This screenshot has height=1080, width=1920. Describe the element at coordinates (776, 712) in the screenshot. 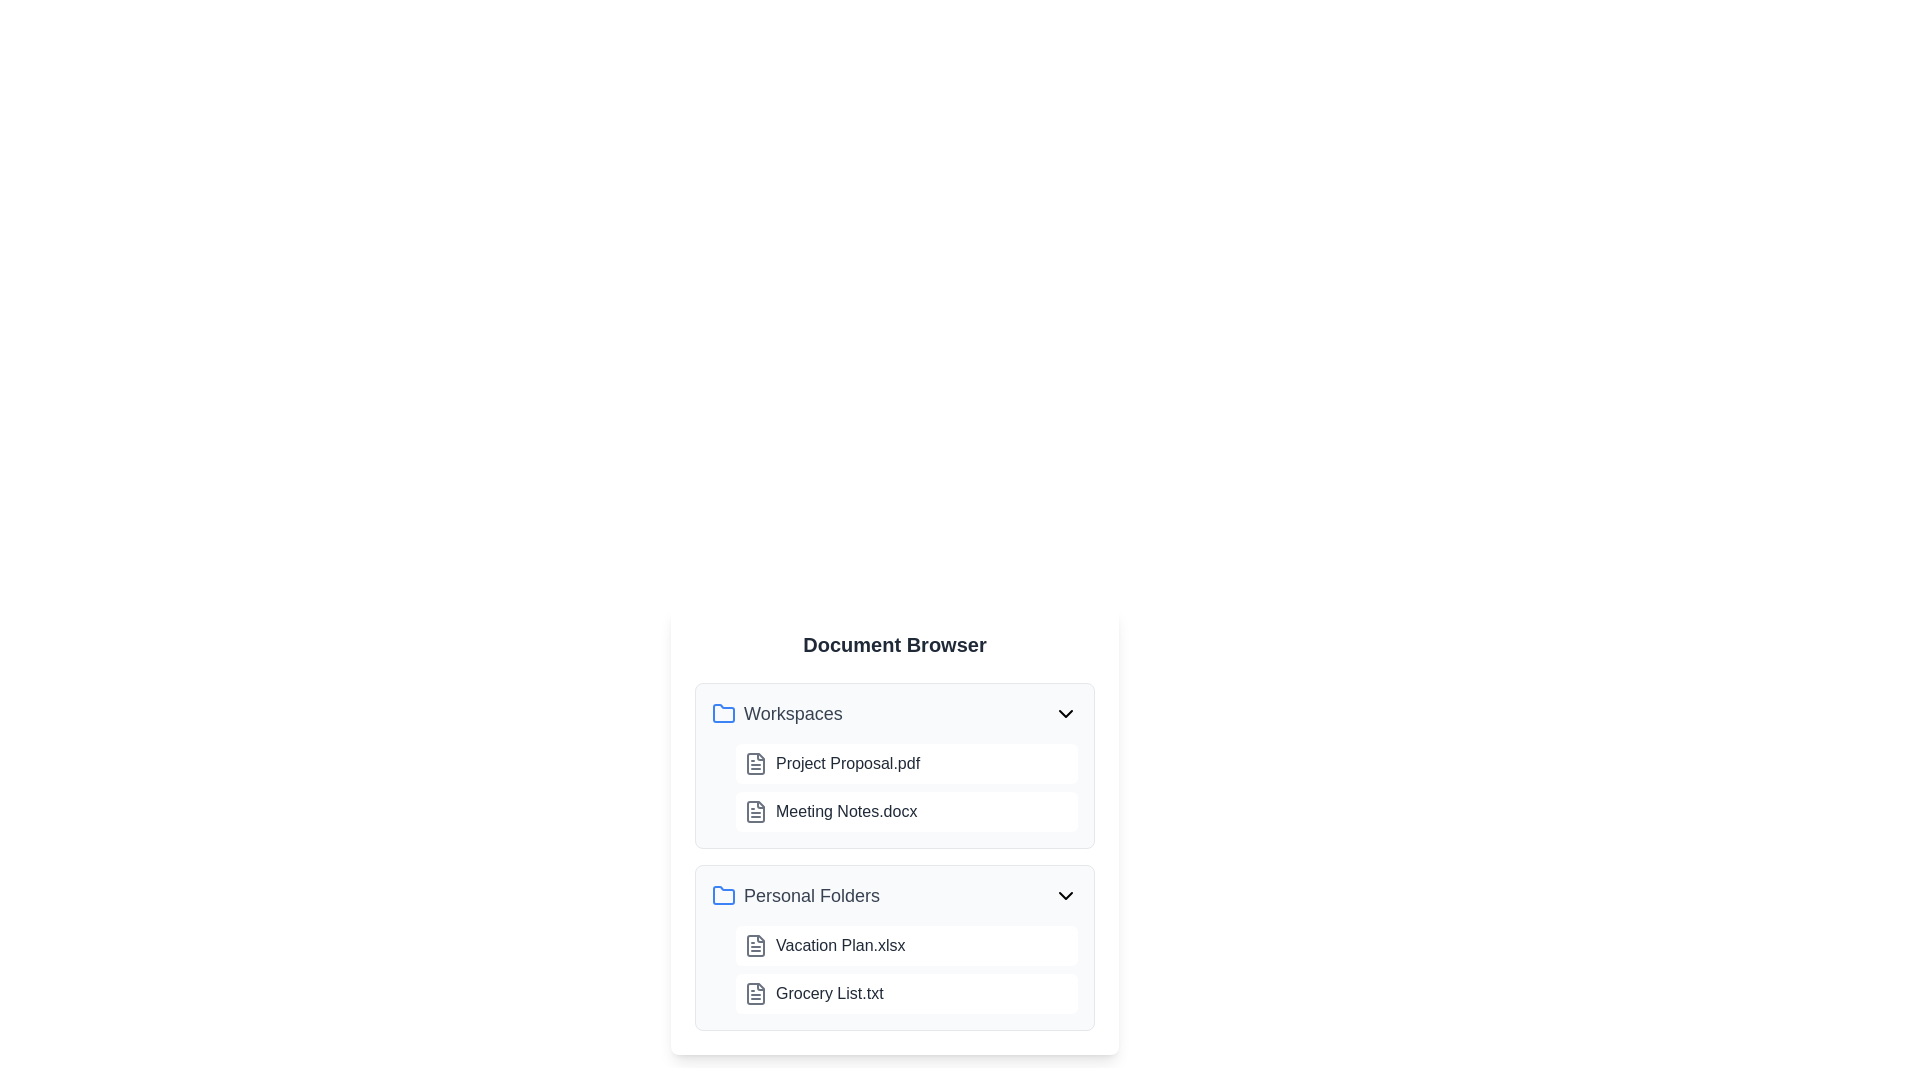

I see `the labeled folder item 'Workspaces' located in the upper section of the document browser` at that location.